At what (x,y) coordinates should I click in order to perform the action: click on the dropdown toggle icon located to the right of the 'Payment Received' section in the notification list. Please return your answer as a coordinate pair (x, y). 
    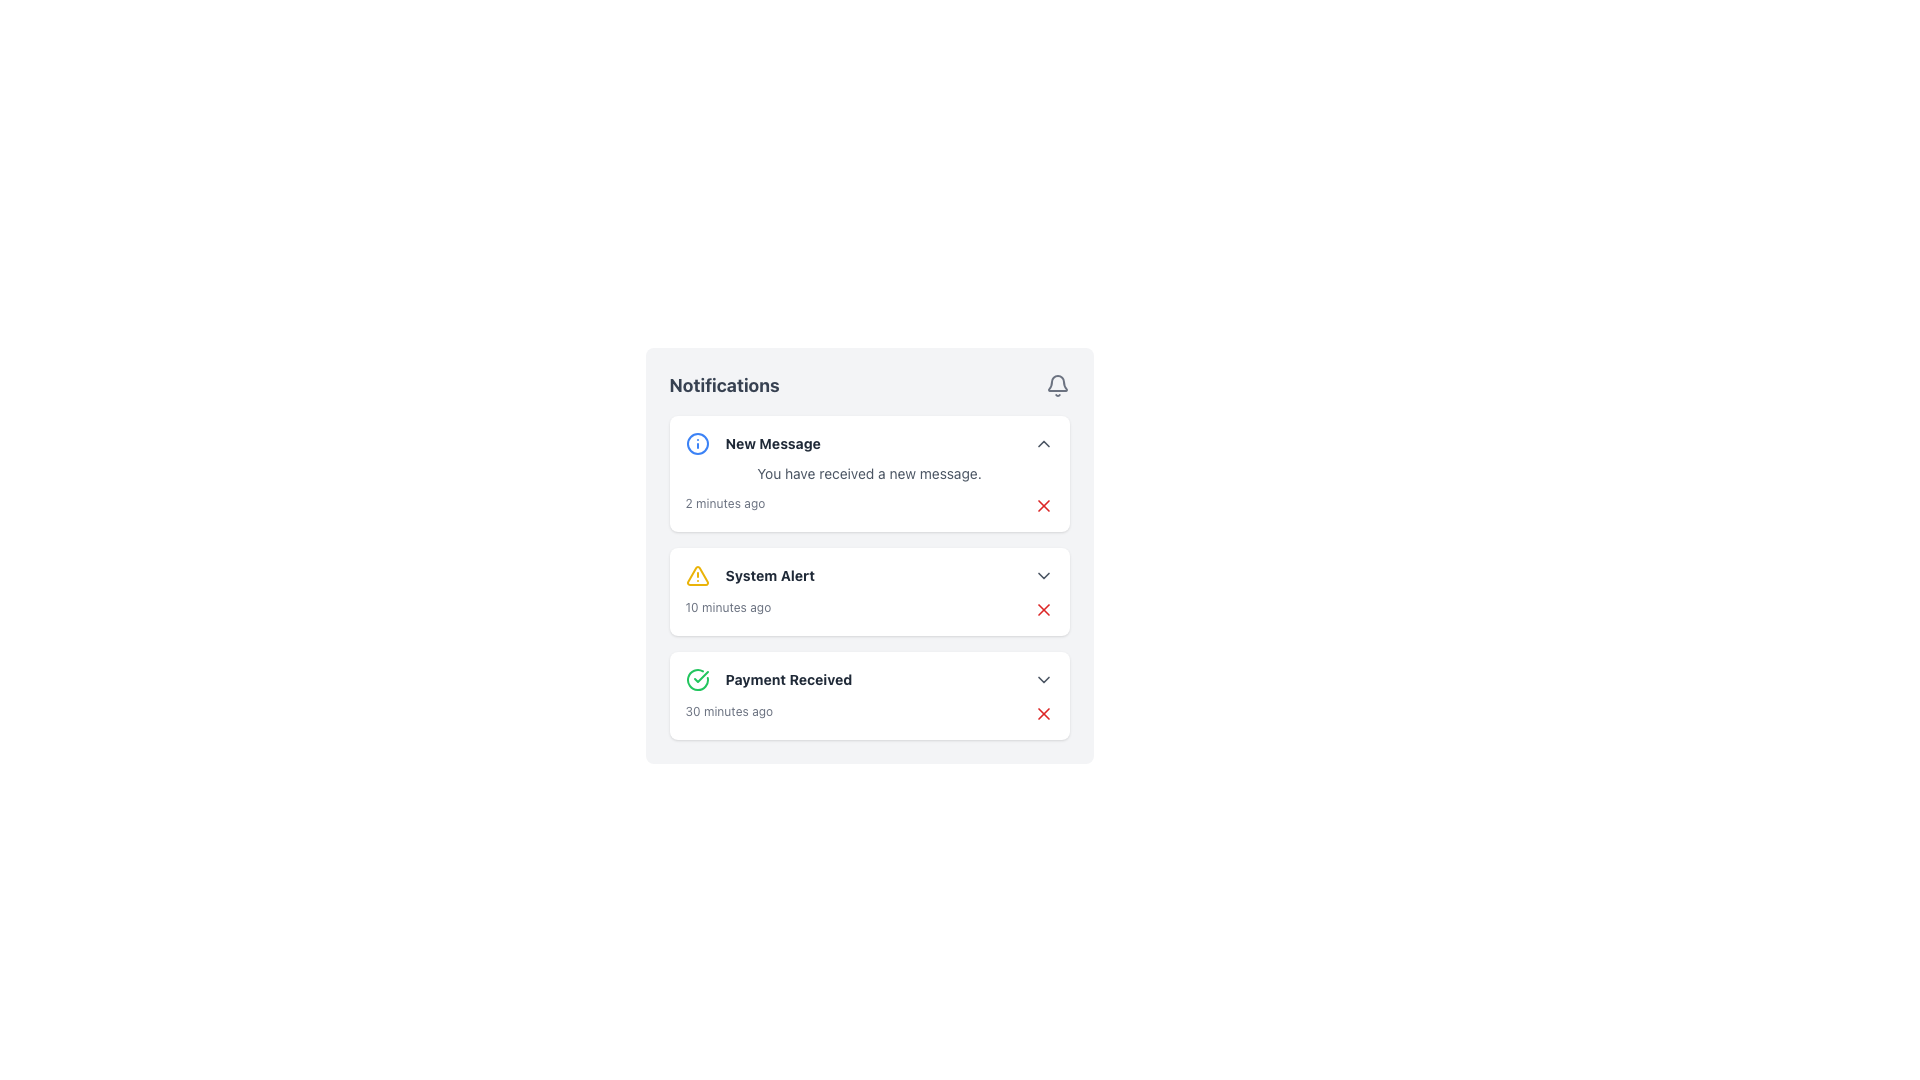
    Looking at the image, I should click on (1042, 678).